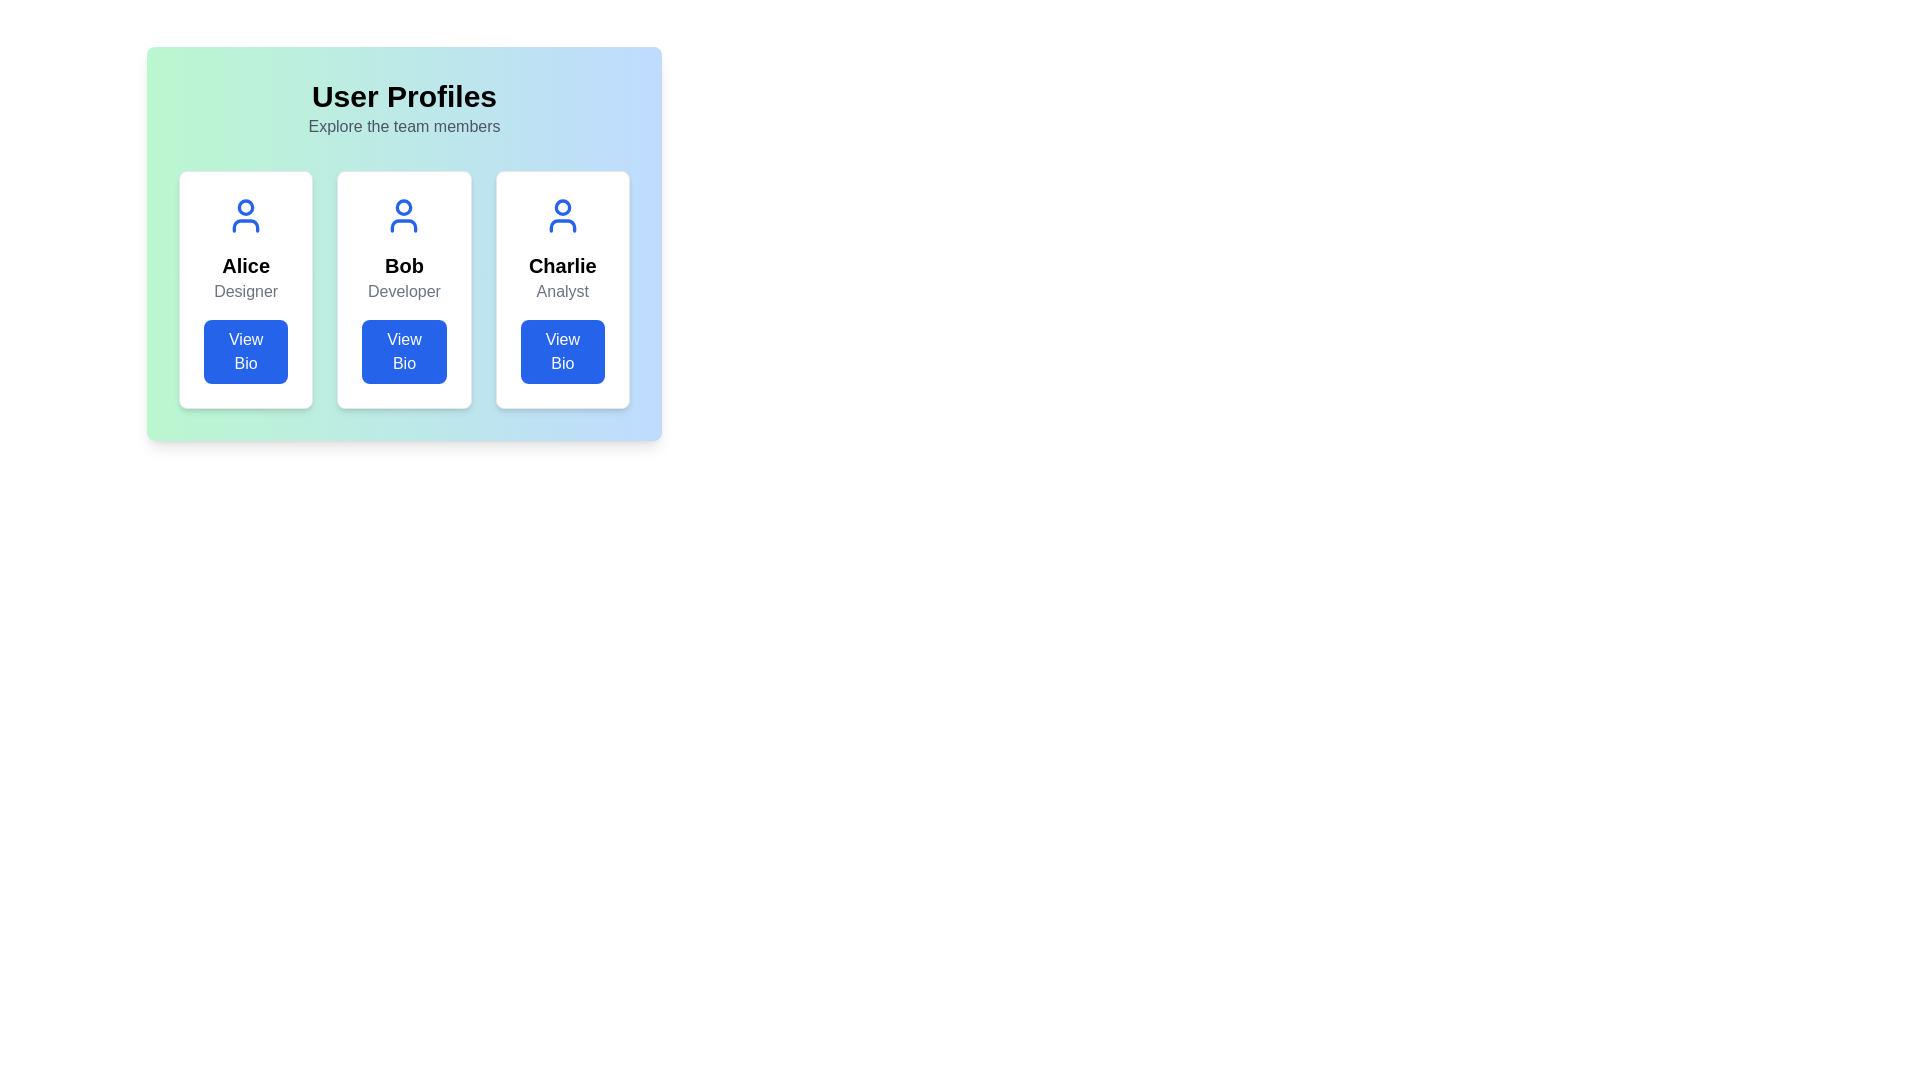  I want to click on the avatar placeholder icon representing user 'Alice', located at the top-center of the first white card in the leftmost panel of a horizontally arranged group of three cards, so click(245, 216).